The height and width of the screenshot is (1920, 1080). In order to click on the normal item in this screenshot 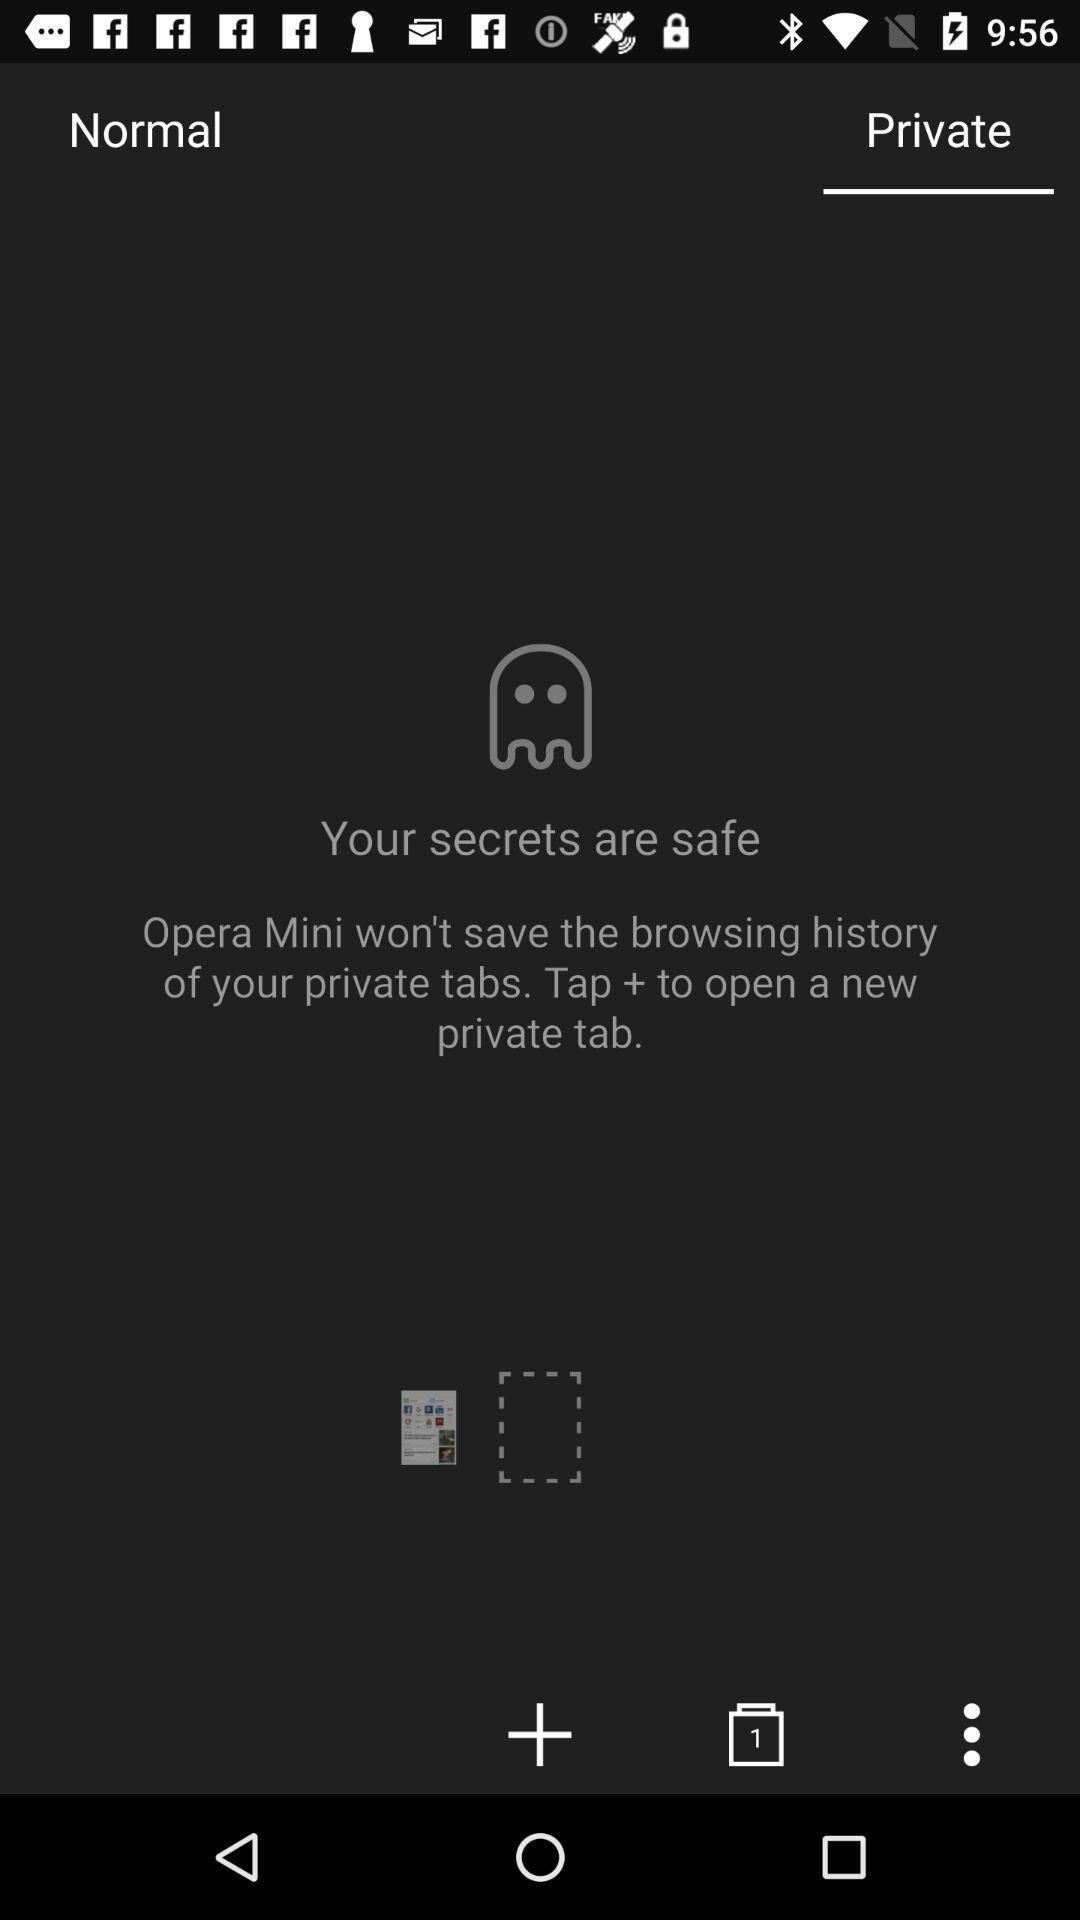, I will do `click(144, 127)`.